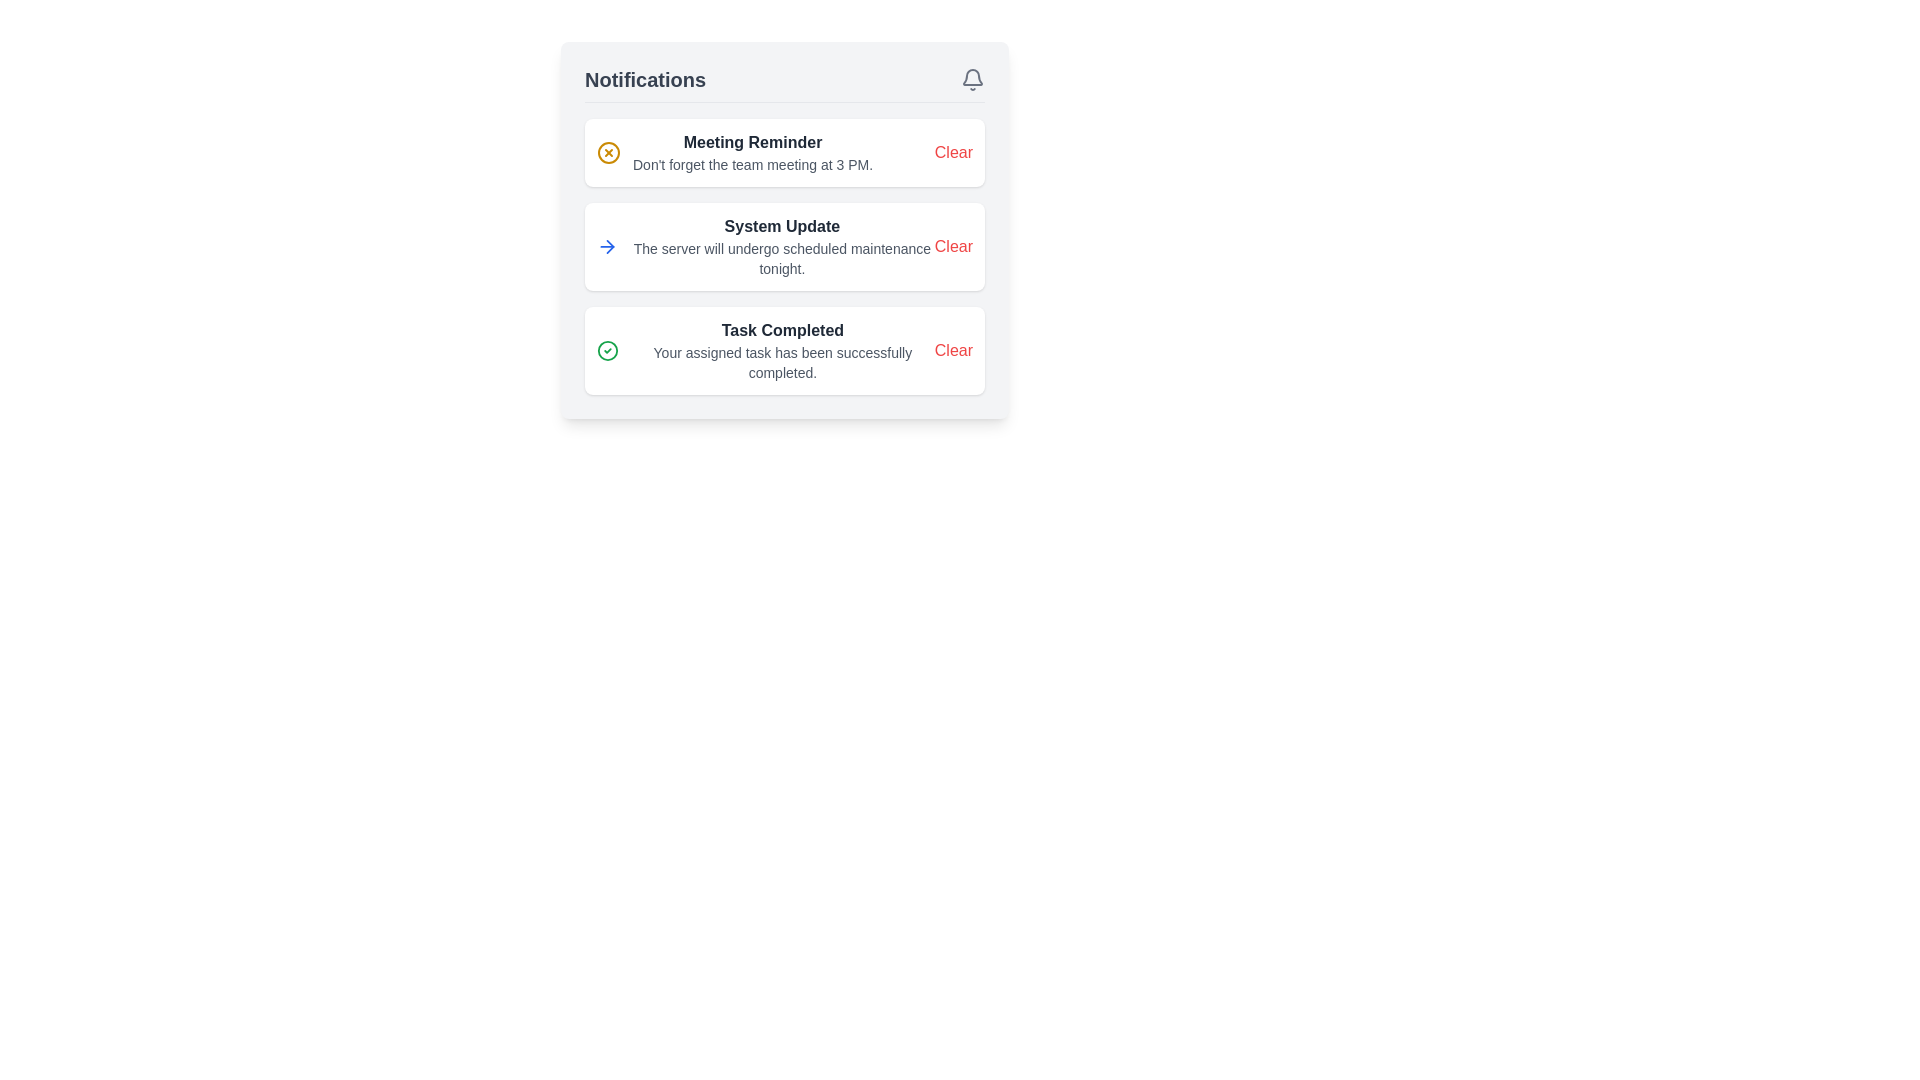 This screenshot has height=1080, width=1920. I want to click on the circular icon that serves as a visual indicator for the meeting reminder, located at the leftmost side of the 'Meeting Reminder' notification entry, so click(608, 152).